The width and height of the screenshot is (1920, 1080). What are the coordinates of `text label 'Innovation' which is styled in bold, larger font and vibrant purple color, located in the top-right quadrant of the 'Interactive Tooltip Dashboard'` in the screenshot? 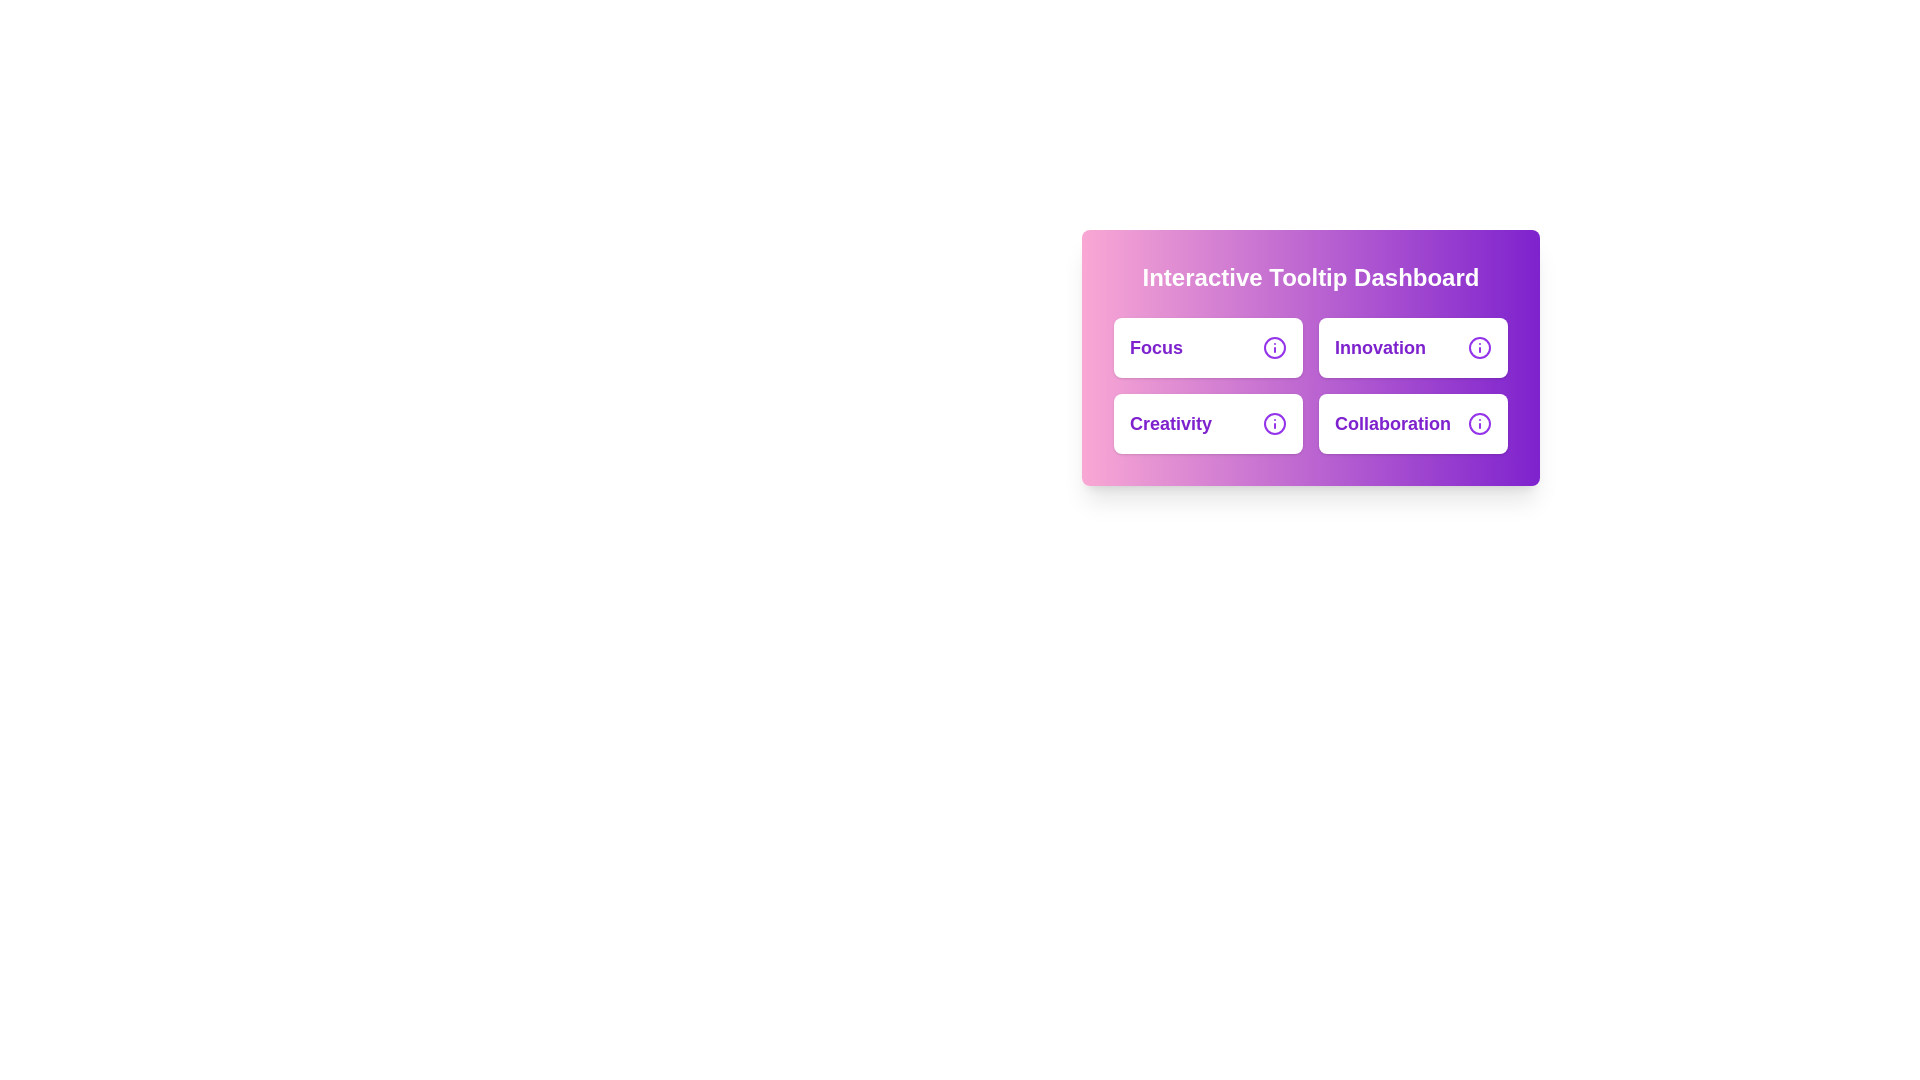 It's located at (1379, 346).